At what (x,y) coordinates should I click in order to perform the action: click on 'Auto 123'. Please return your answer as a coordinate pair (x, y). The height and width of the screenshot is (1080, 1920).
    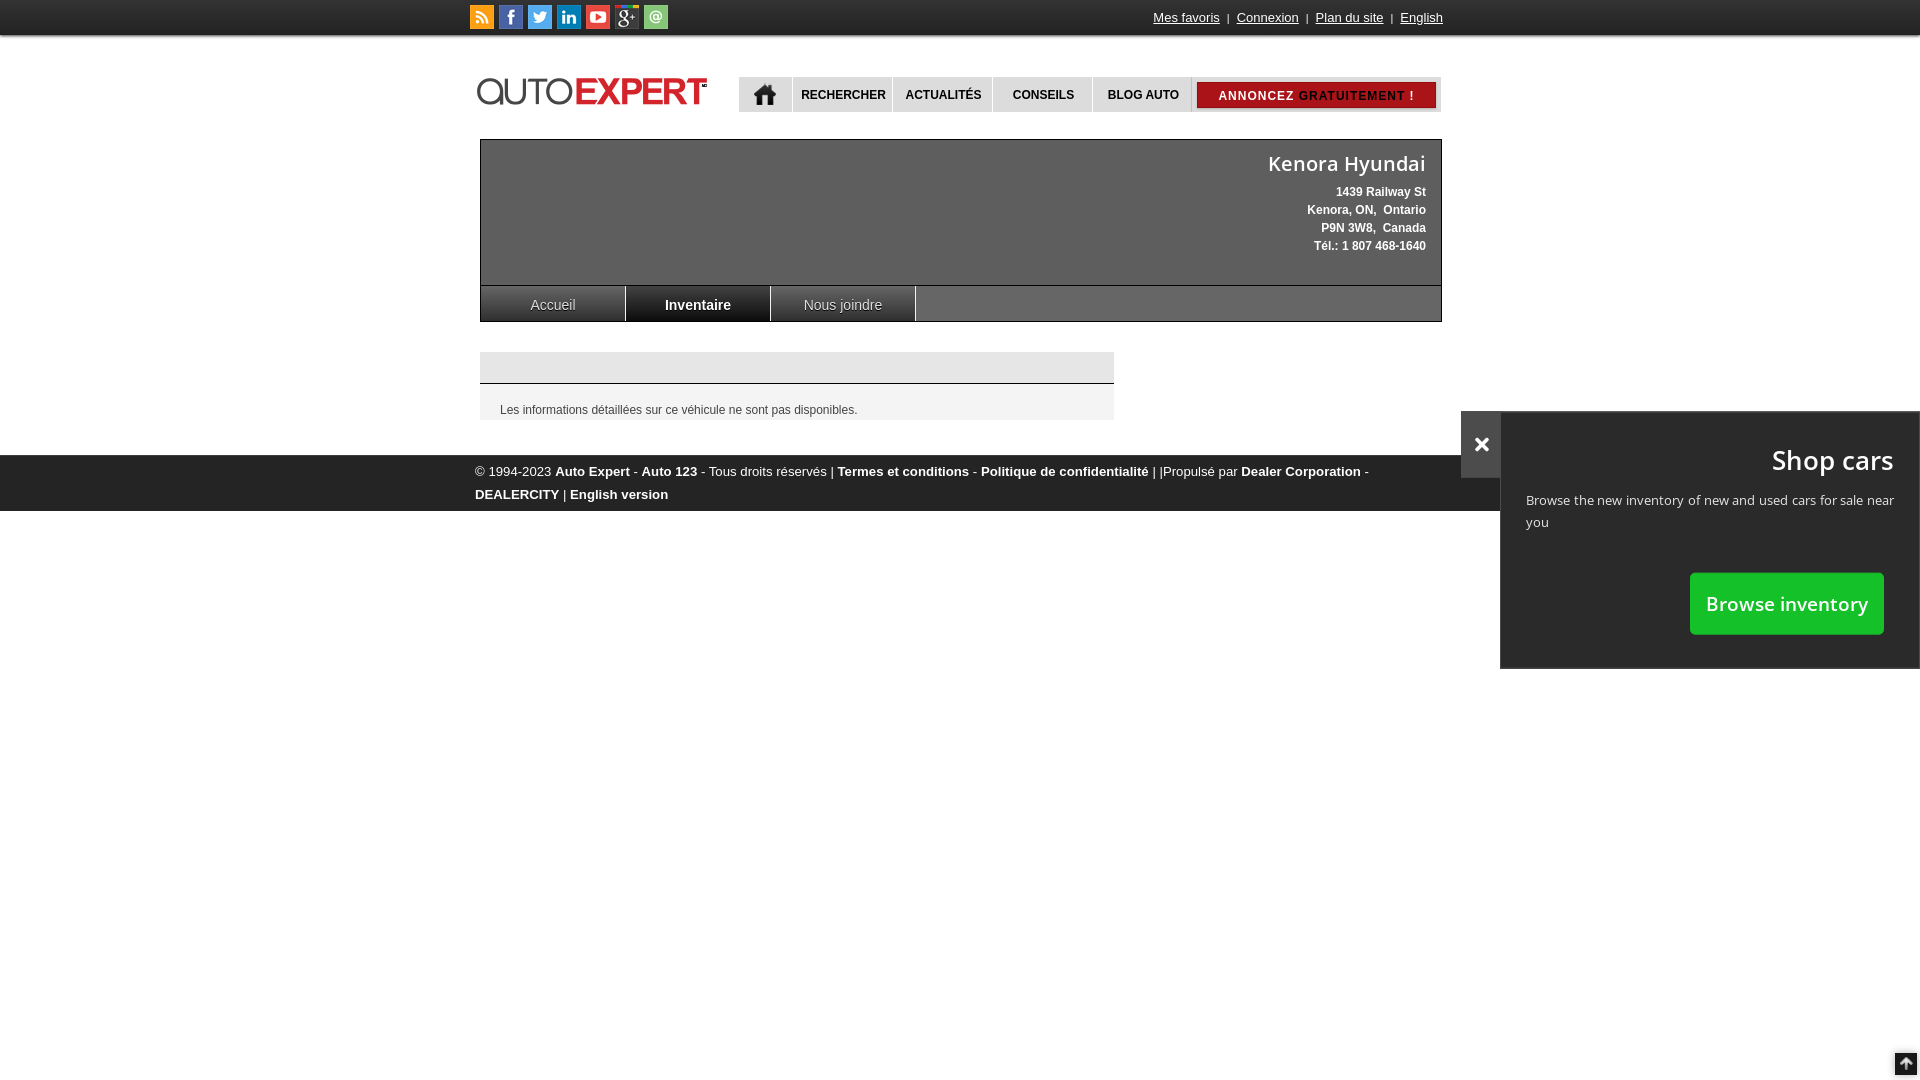
    Looking at the image, I should click on (670, 471).